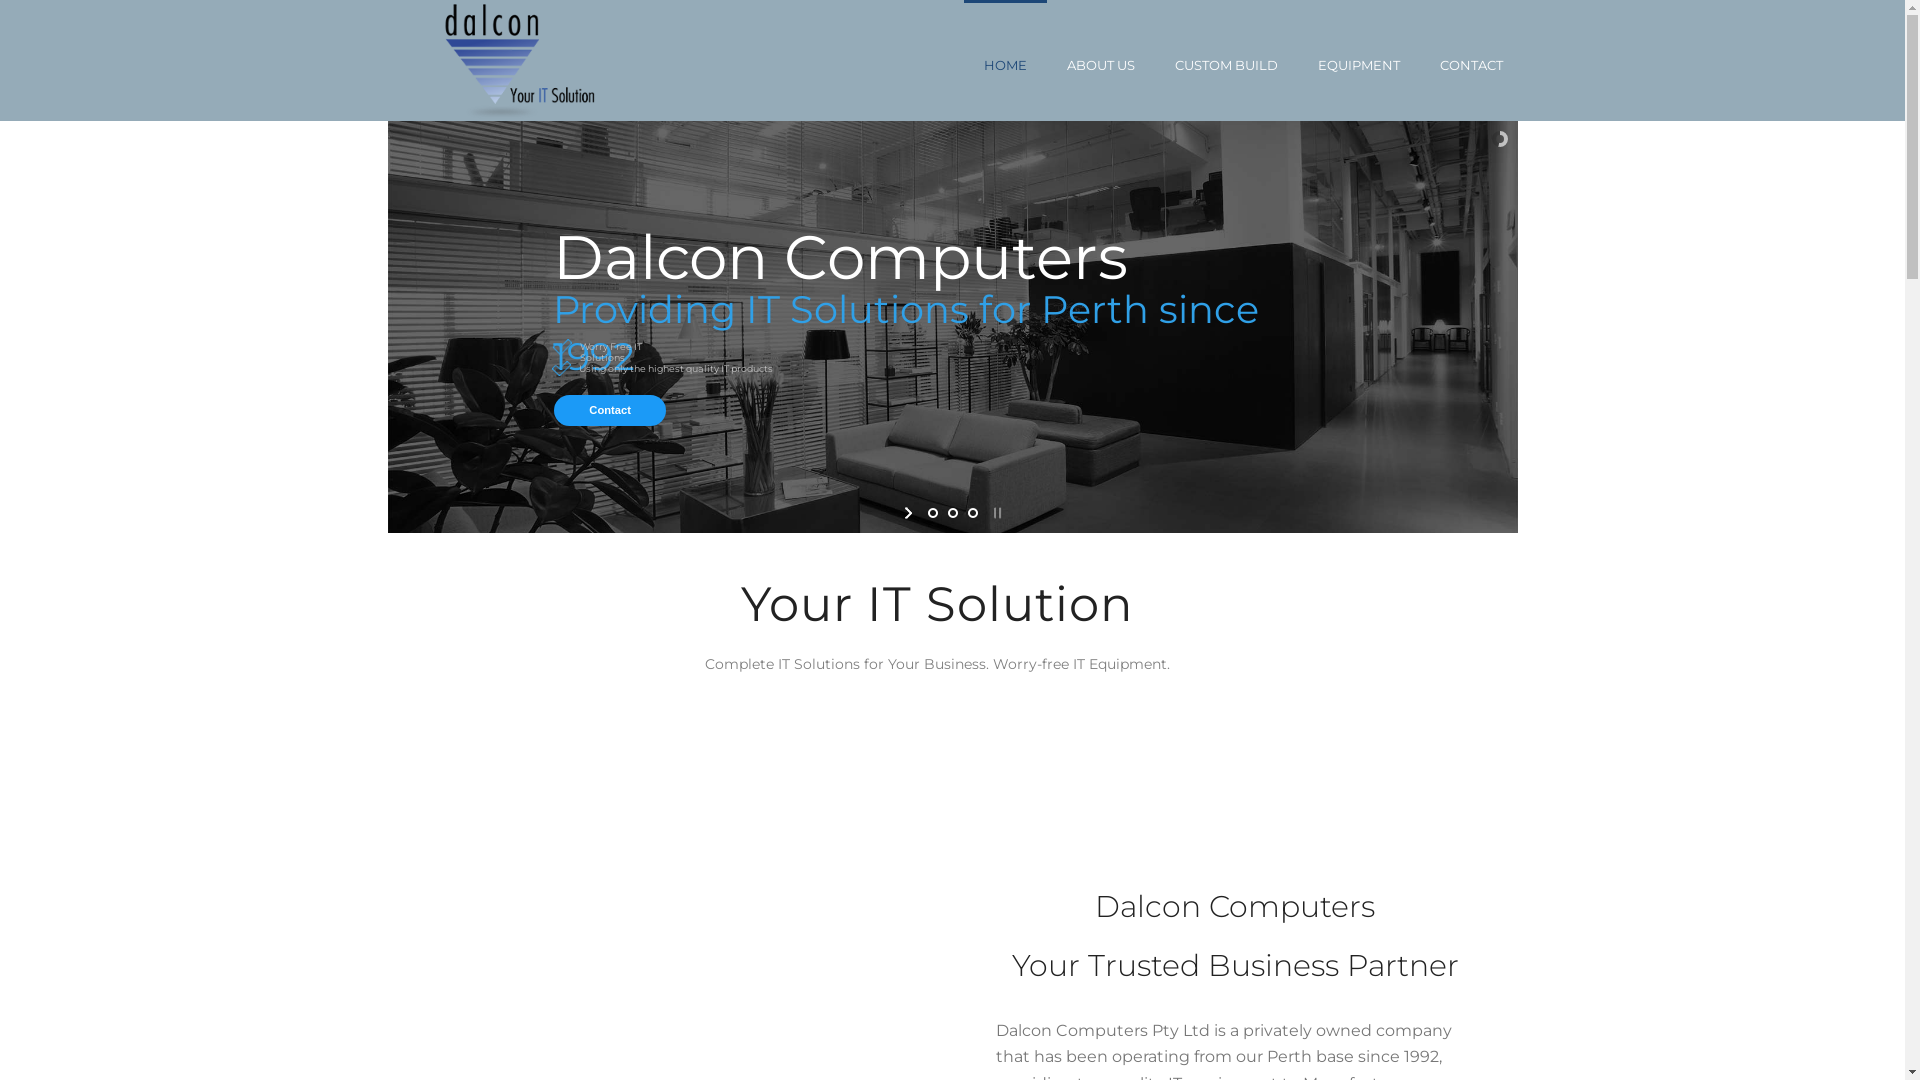 The image size is (1920, 1080). What do you see at coordinates (1098, 59) in the screenshot?
I see `'ABOUT US'` at bounding box center [1098, 59].